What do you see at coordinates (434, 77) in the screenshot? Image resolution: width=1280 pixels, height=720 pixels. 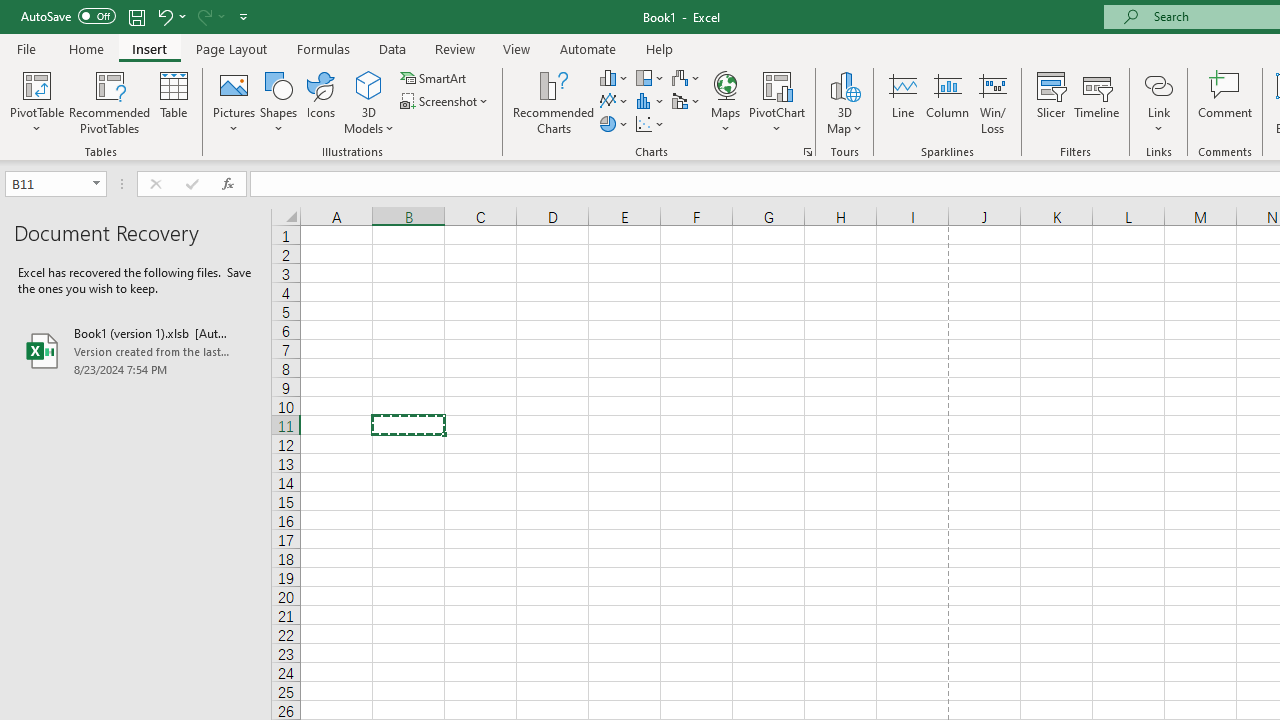 I see `'SmartArt...'` at bounding box center [434, 77].